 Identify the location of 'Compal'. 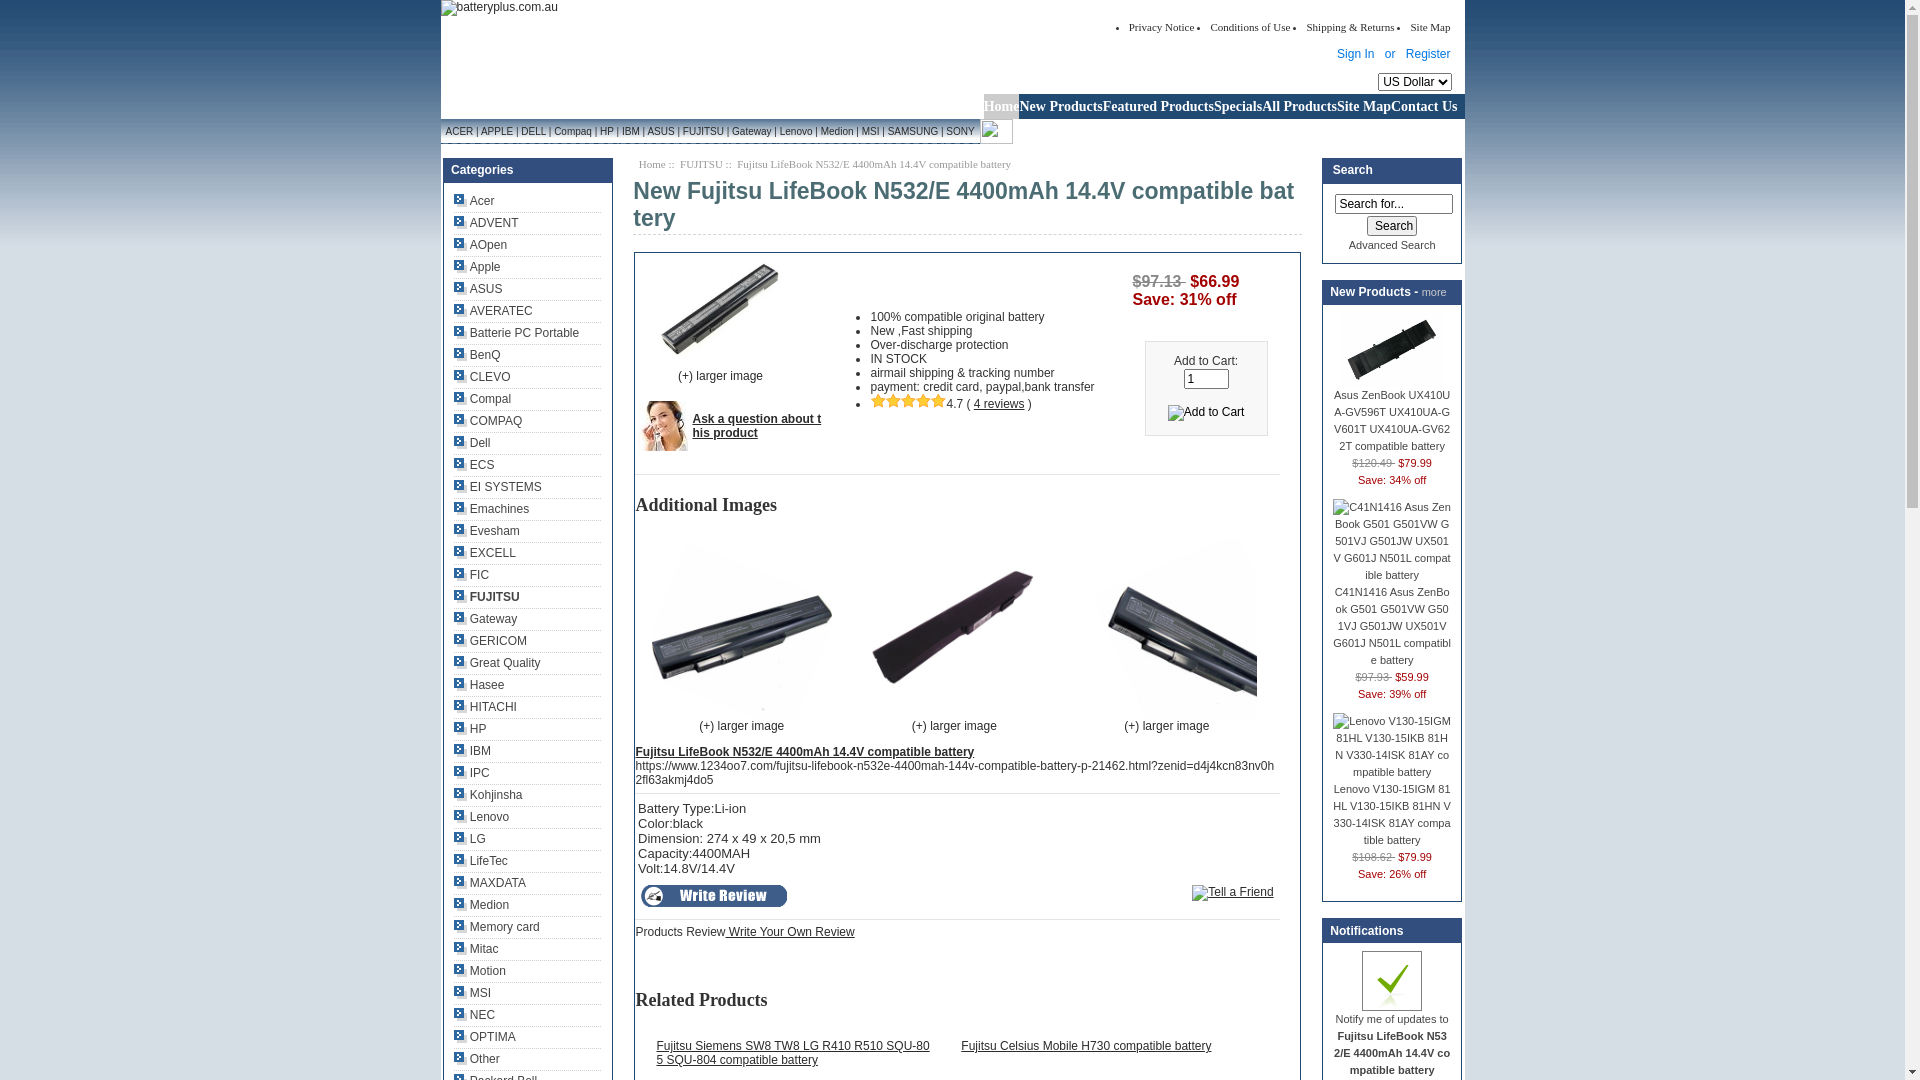
(453, 398).